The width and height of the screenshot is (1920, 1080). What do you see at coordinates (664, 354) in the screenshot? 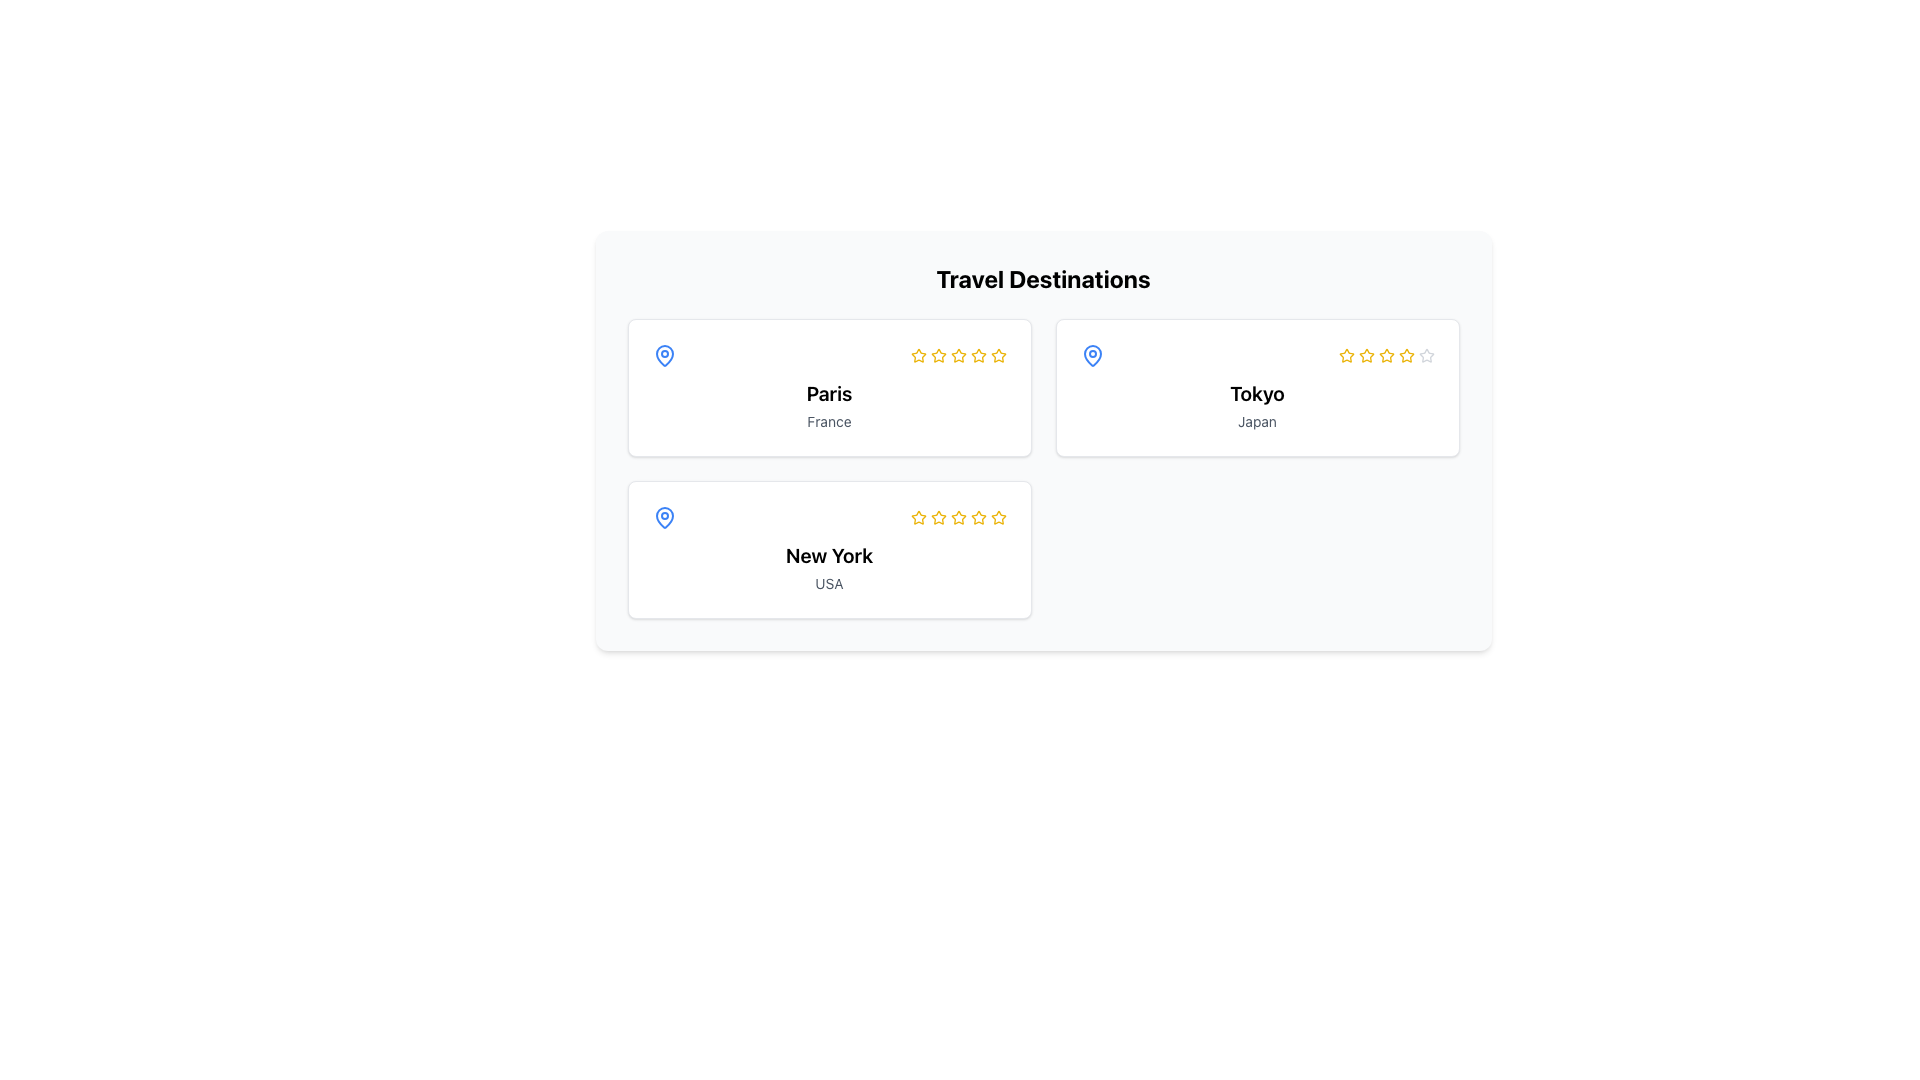
I see `the blue map pin icon located in the top-left corner of the card representing the 'Paris' destination, adjacent to the 'Paris' text and above the star rating system` at bounding box center [664, 354].